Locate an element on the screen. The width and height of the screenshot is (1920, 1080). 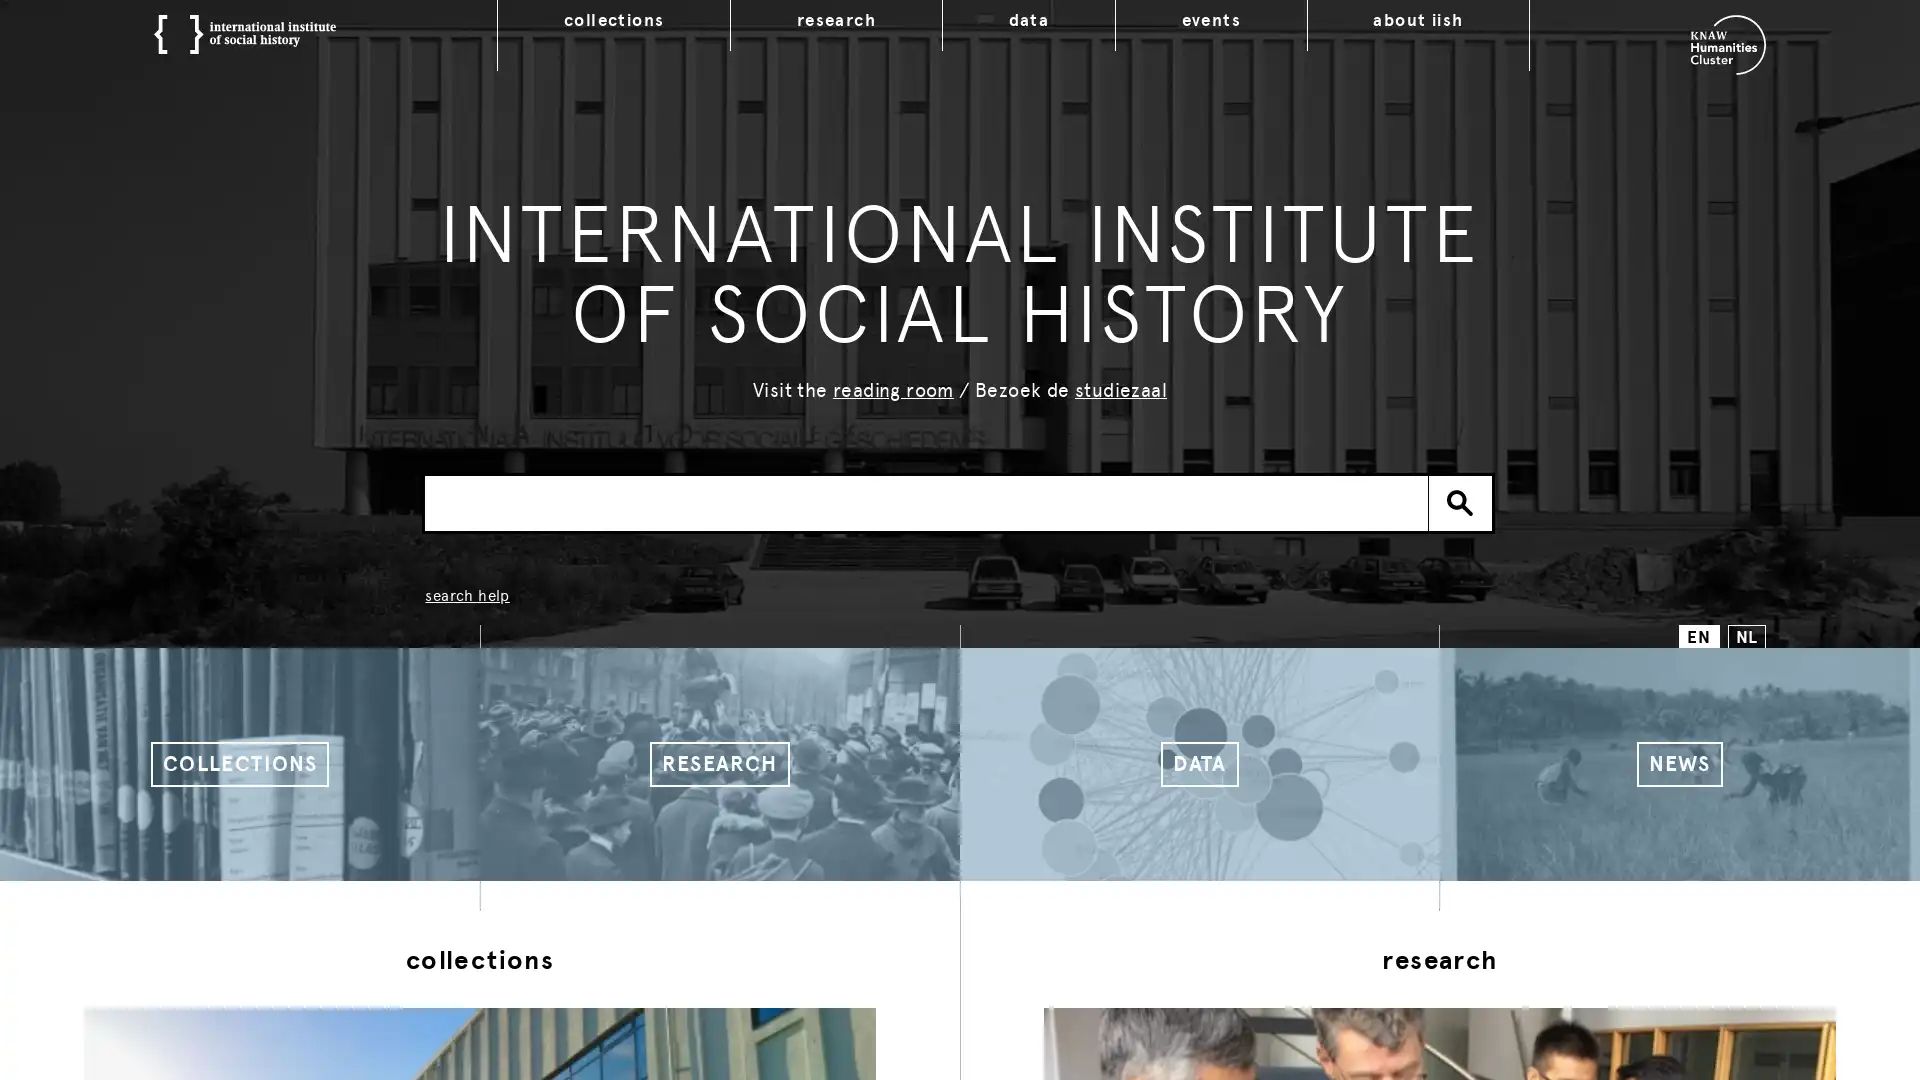
Search is located at coordinates (1460, 501).